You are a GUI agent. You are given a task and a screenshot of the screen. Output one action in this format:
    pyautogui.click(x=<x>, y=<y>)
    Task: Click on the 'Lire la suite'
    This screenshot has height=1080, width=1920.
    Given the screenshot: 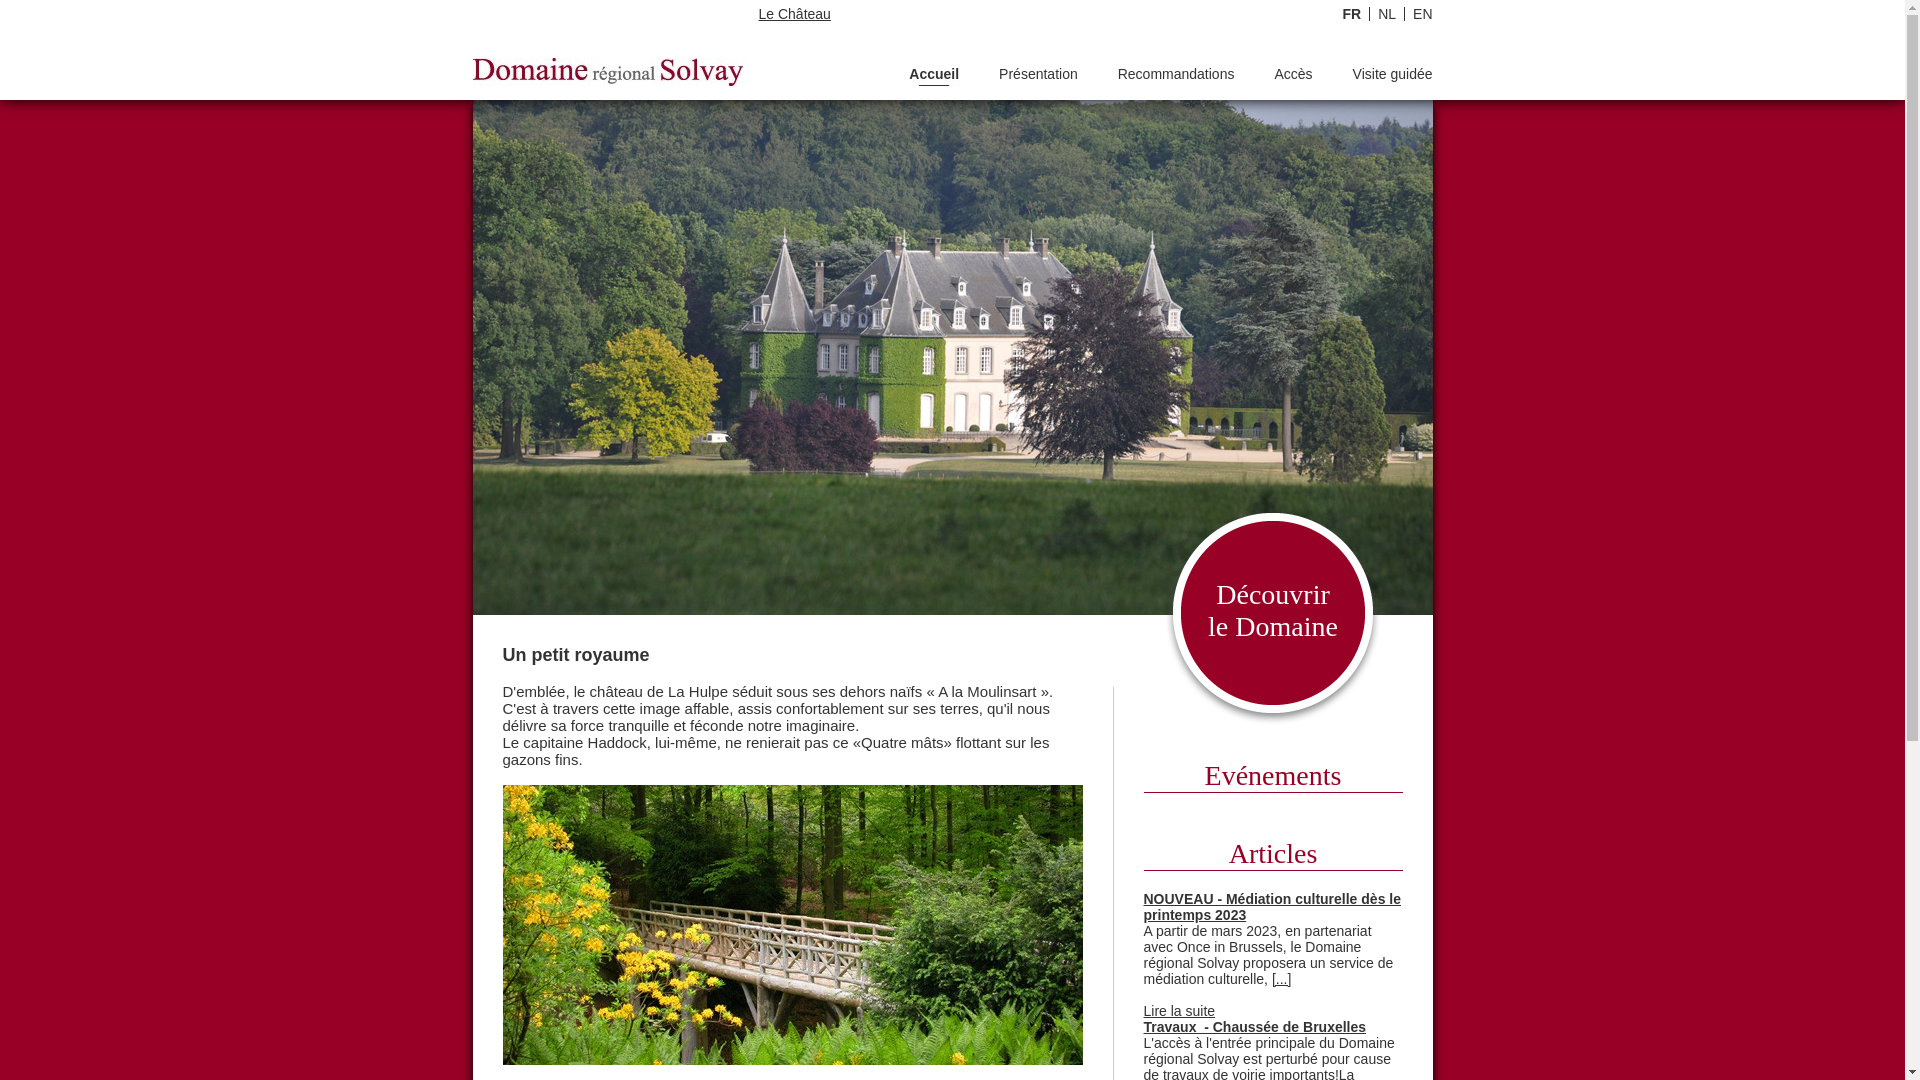 What is the action you would take?
    pyautogui.click(x=1143, y=1010)
    